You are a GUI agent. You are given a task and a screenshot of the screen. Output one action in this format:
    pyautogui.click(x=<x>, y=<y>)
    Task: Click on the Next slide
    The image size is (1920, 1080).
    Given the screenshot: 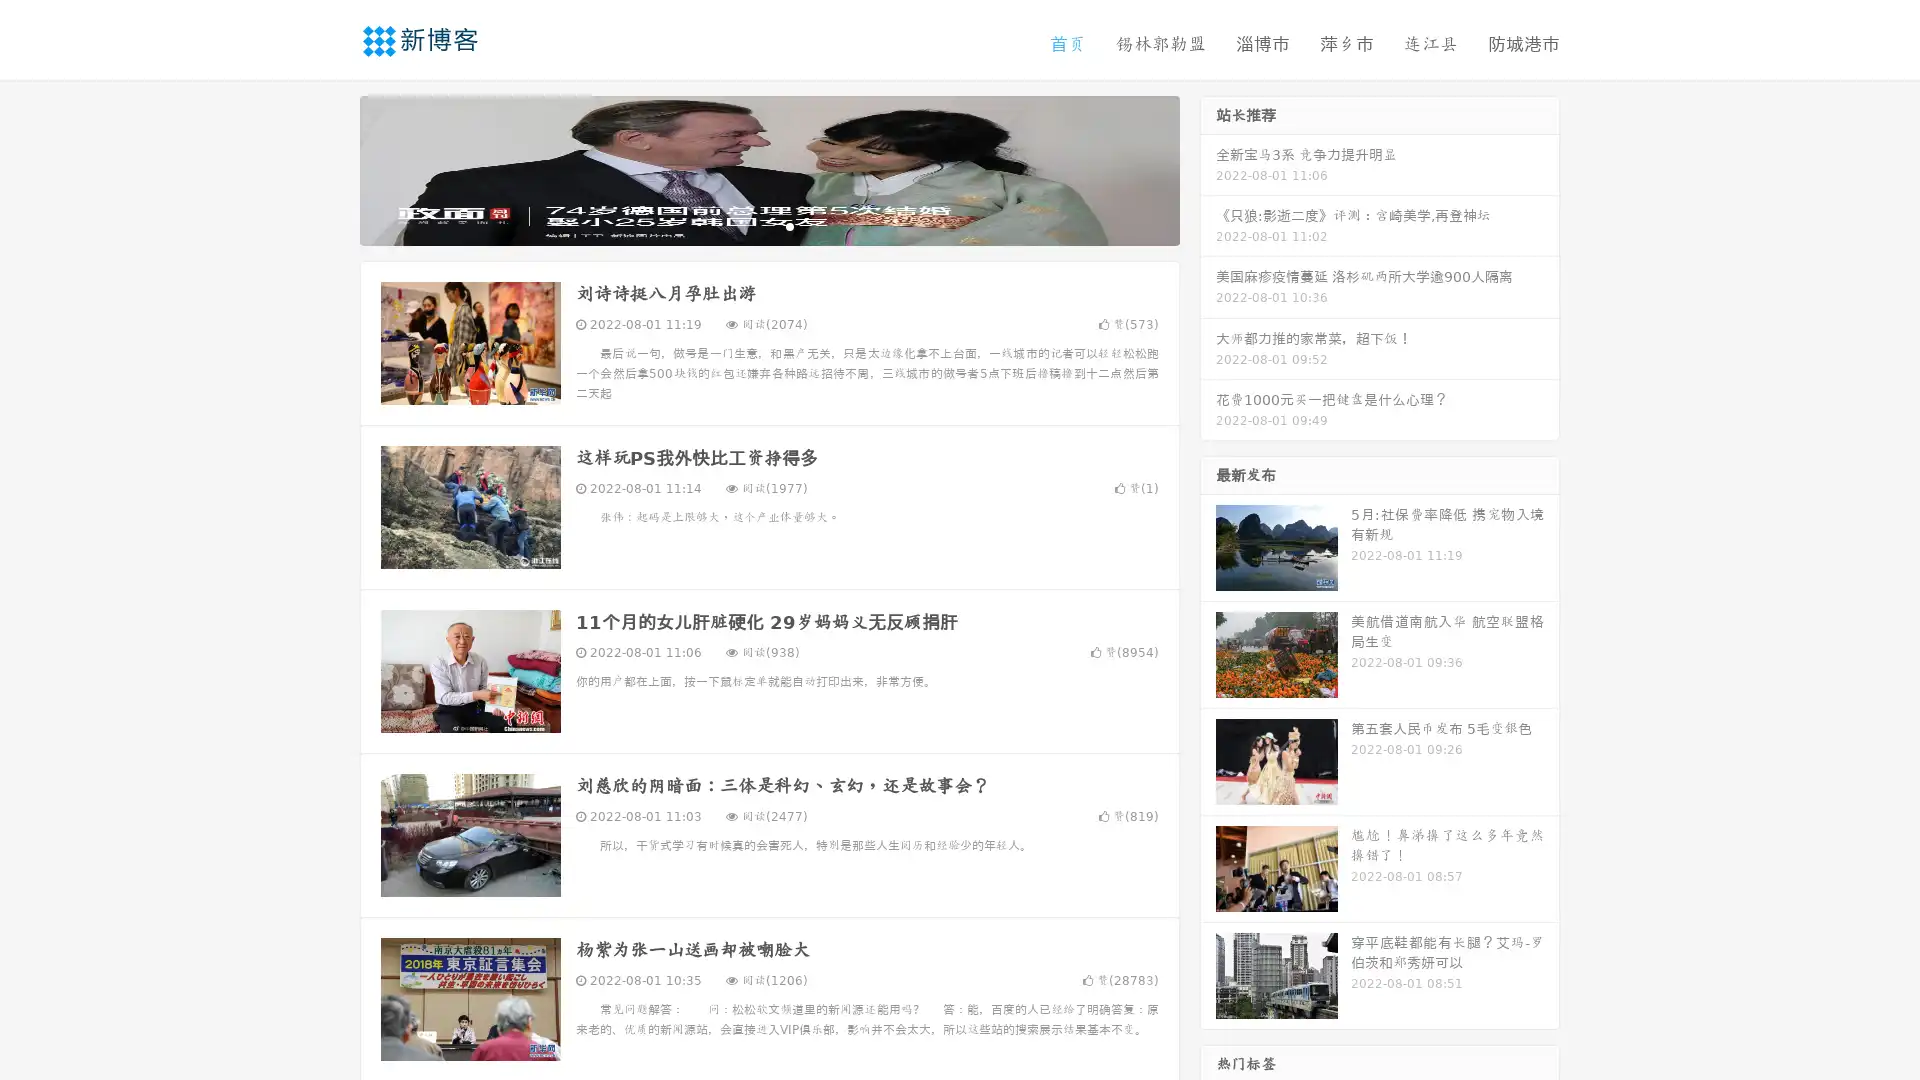 What is the action you would take?
    pyautogui.click(x=1208, y=168)
    